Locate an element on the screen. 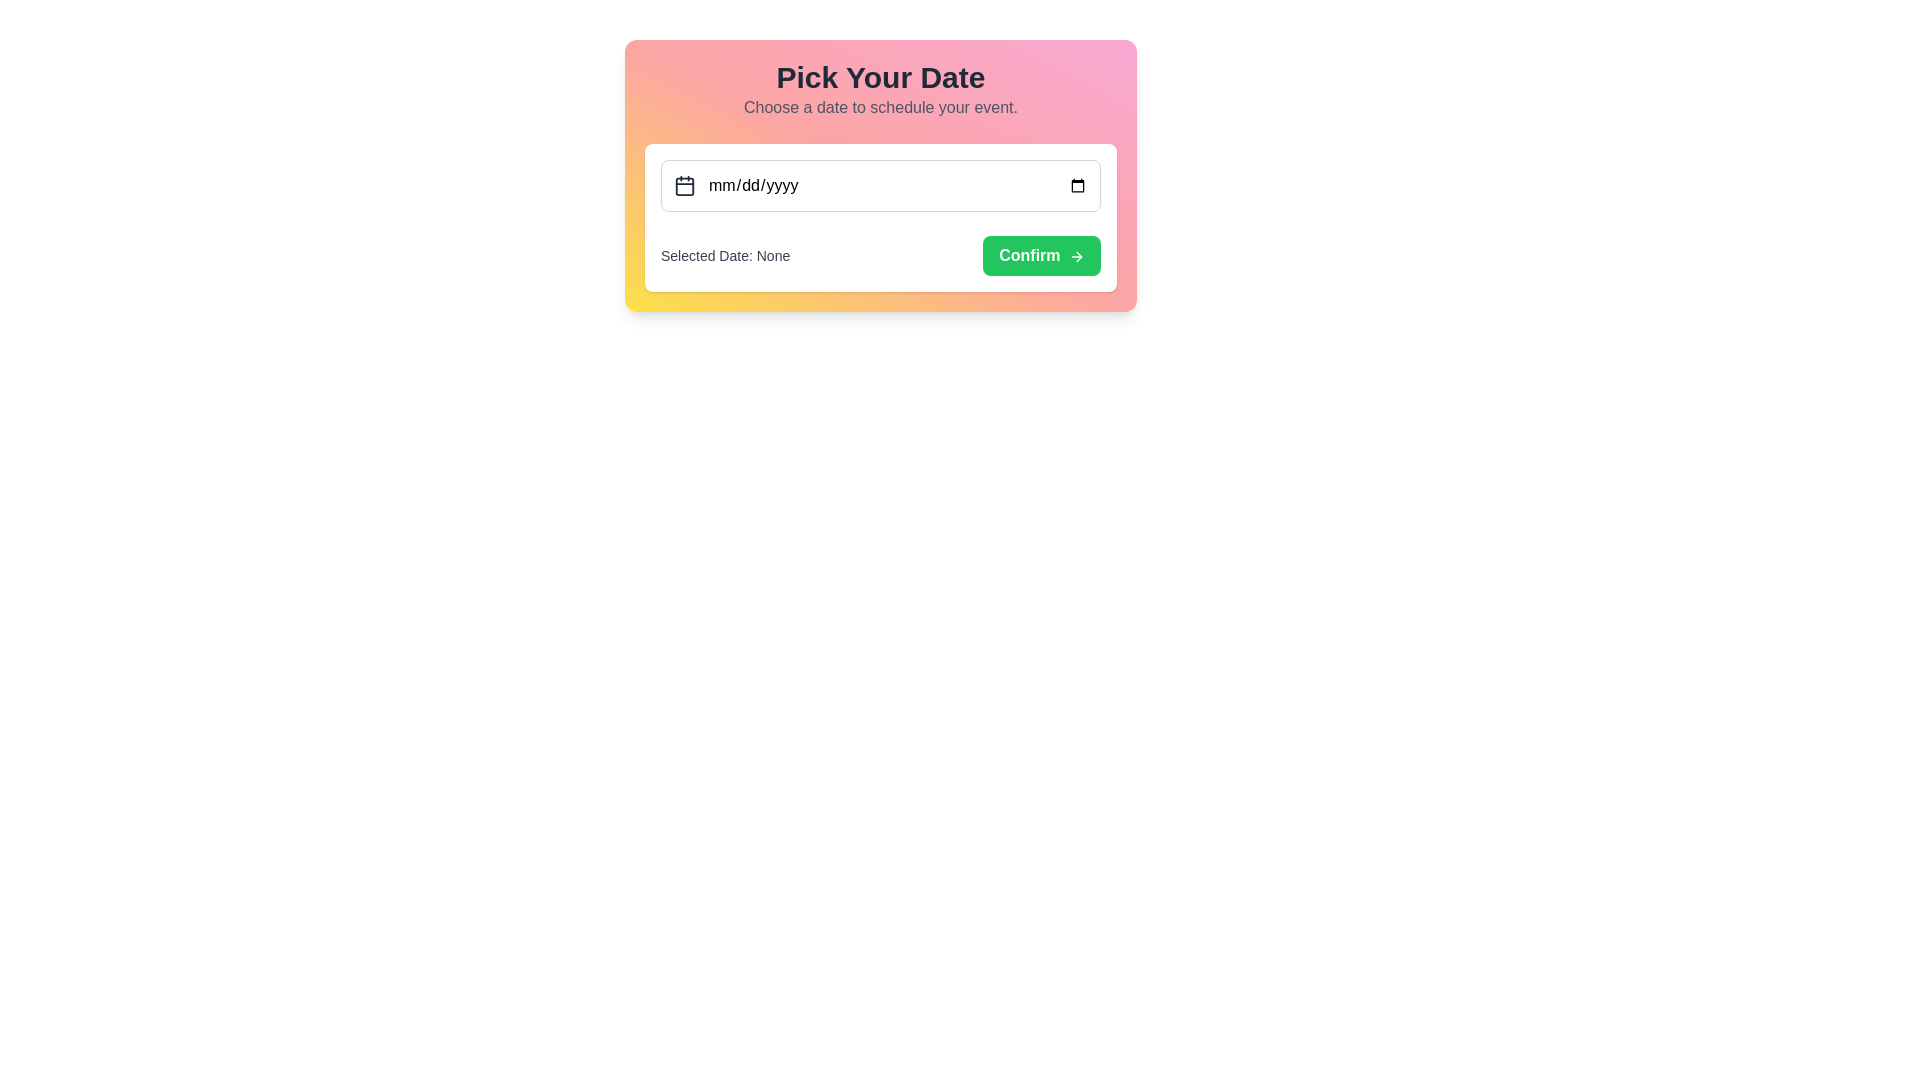  the Right Arrow icon located at the right edge of the Confirm button in the form is located at coordinates (1075, 254).